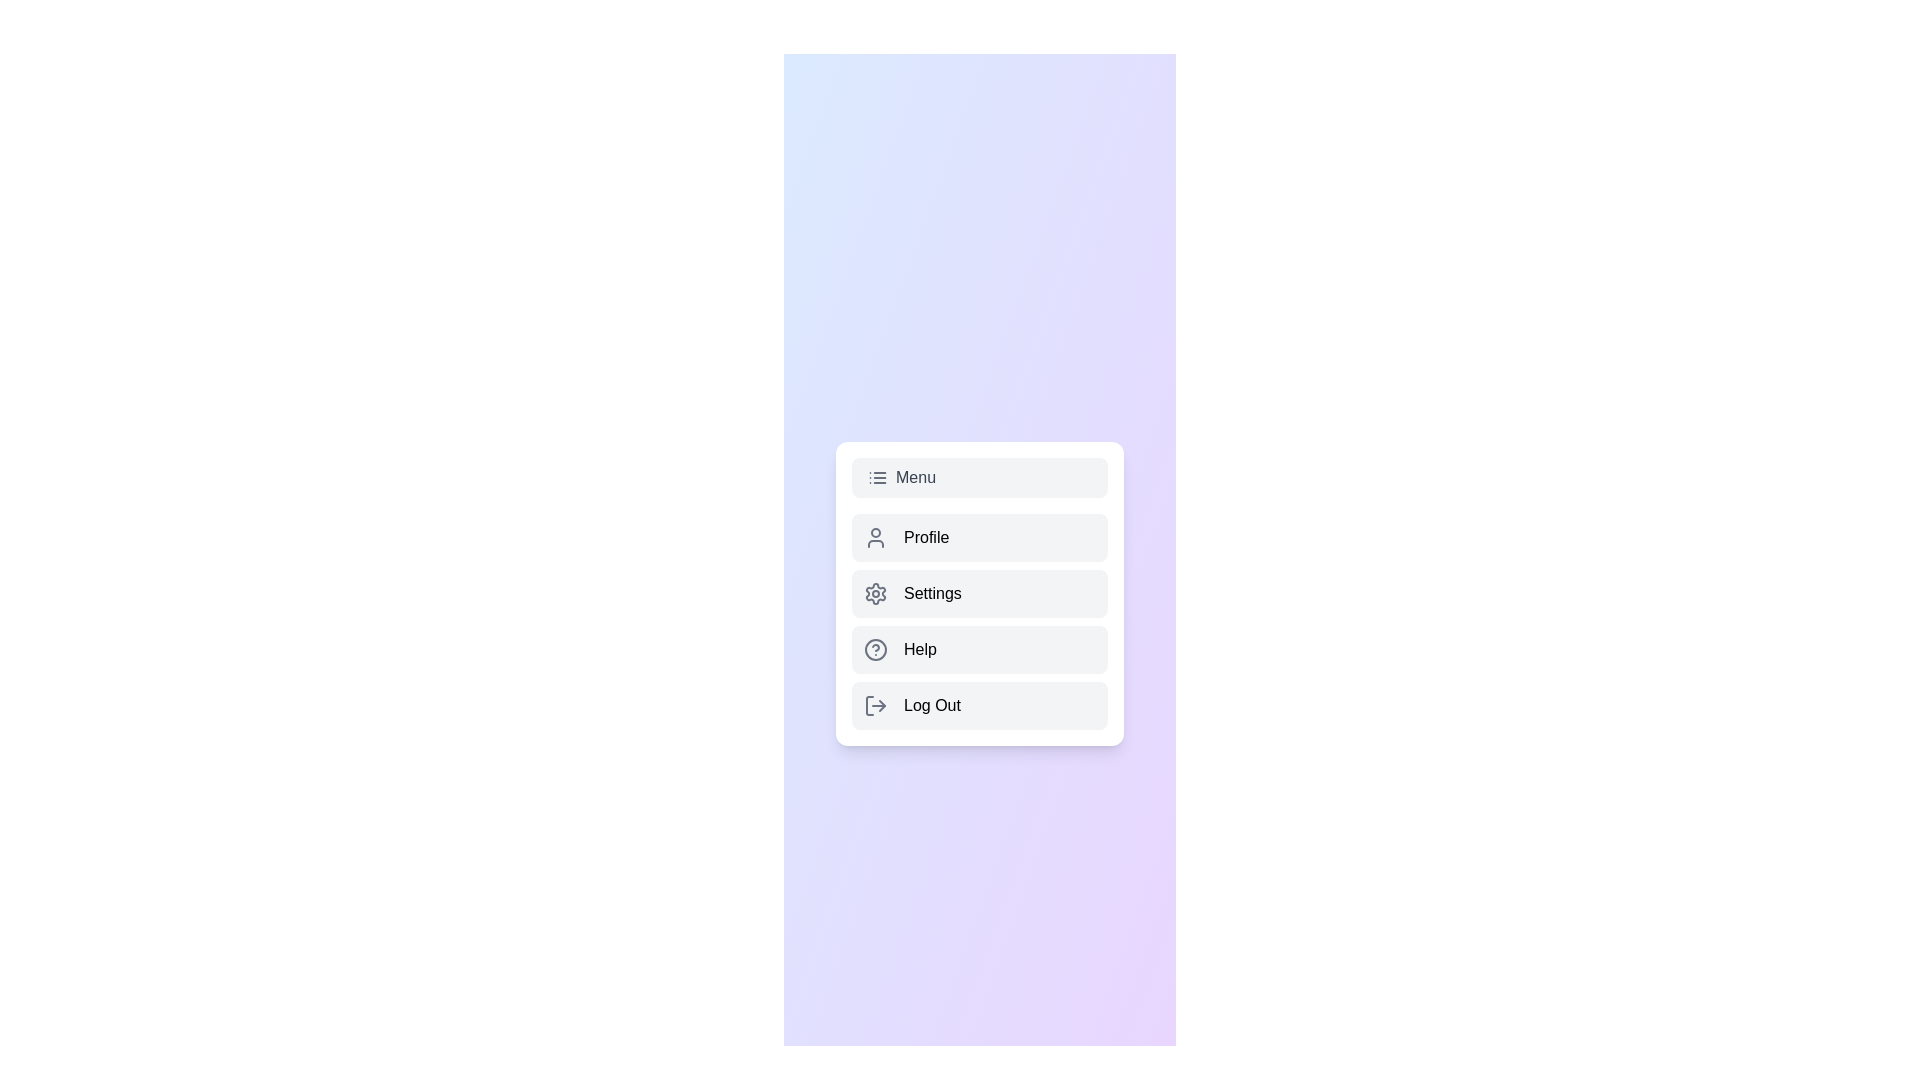 The height and width of the screenshot is (1080, 1920). What do you see at coordinates (979, 536) in the screenshot?
I see `the 'Profile' button in the menu` at bounding box center [979, 536].